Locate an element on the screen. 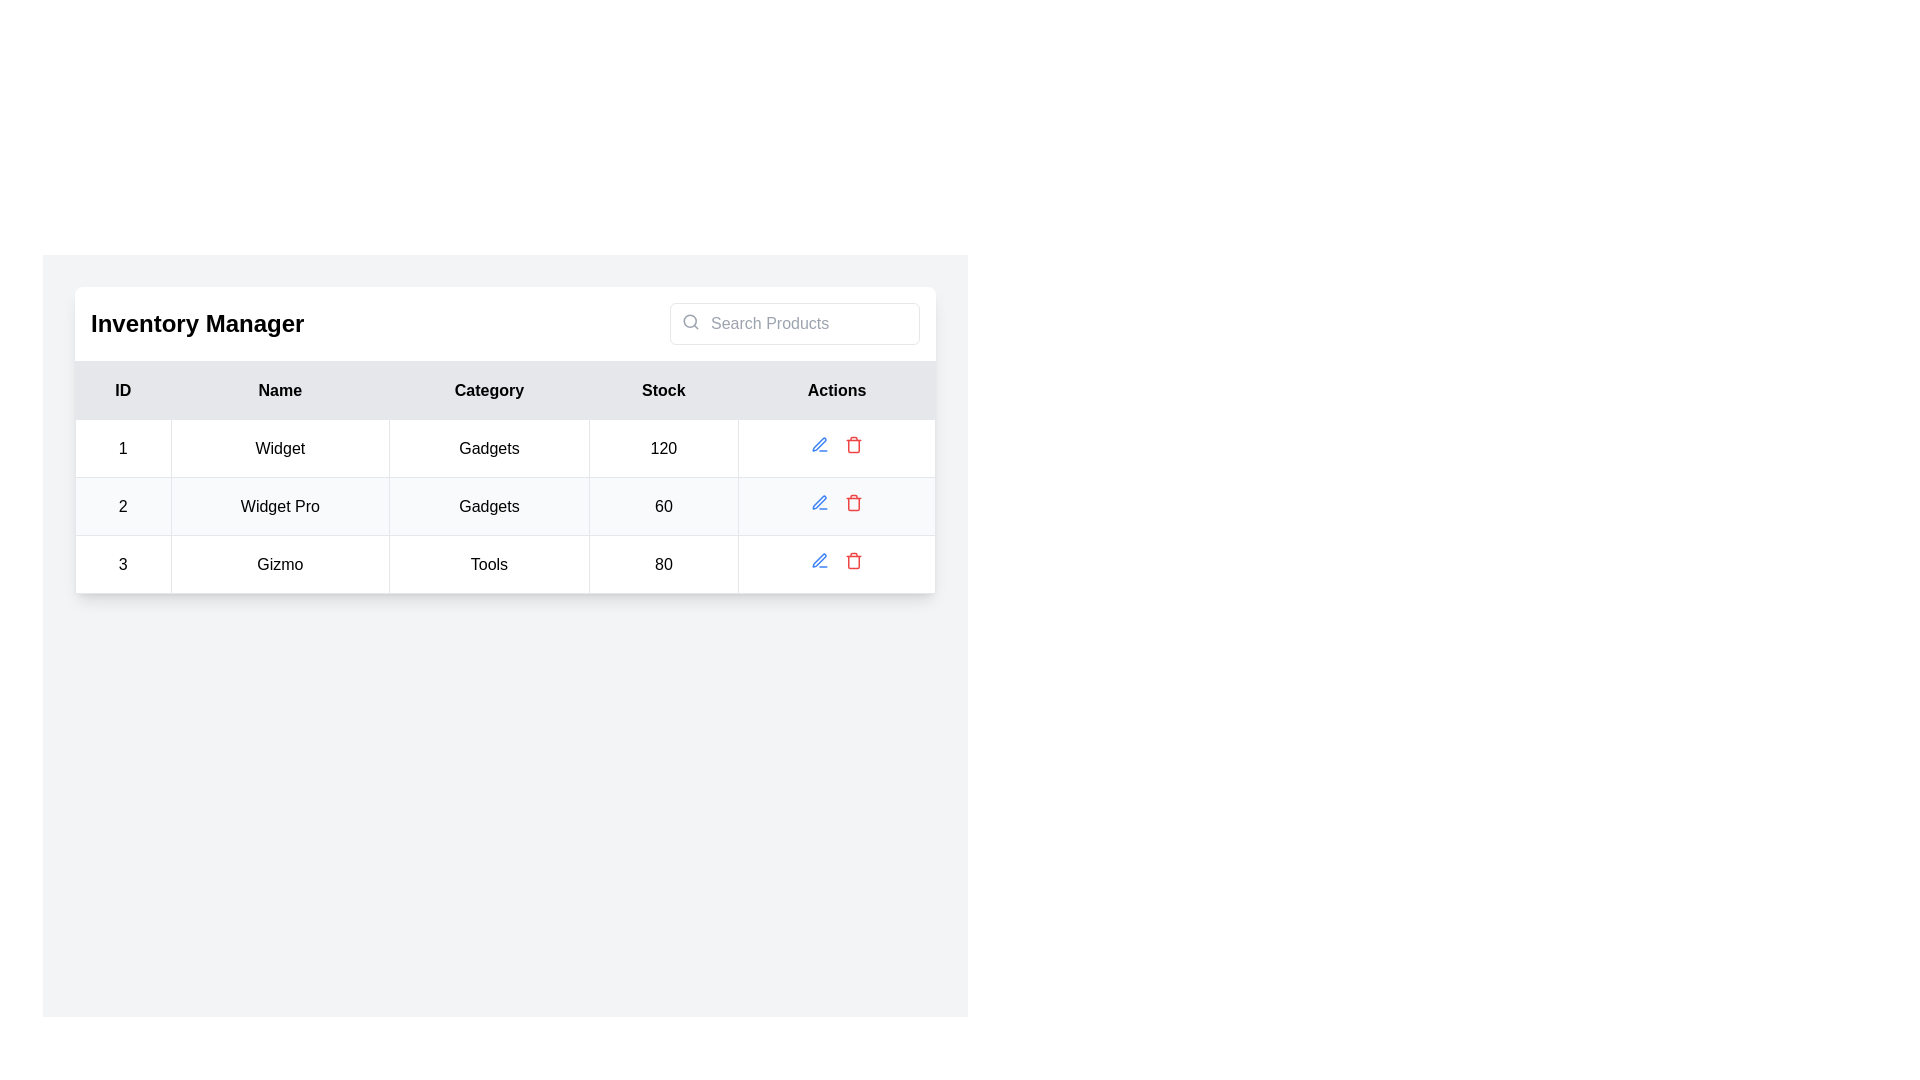  the bold numeral '3' text element located is located at coordinates (122, 564).